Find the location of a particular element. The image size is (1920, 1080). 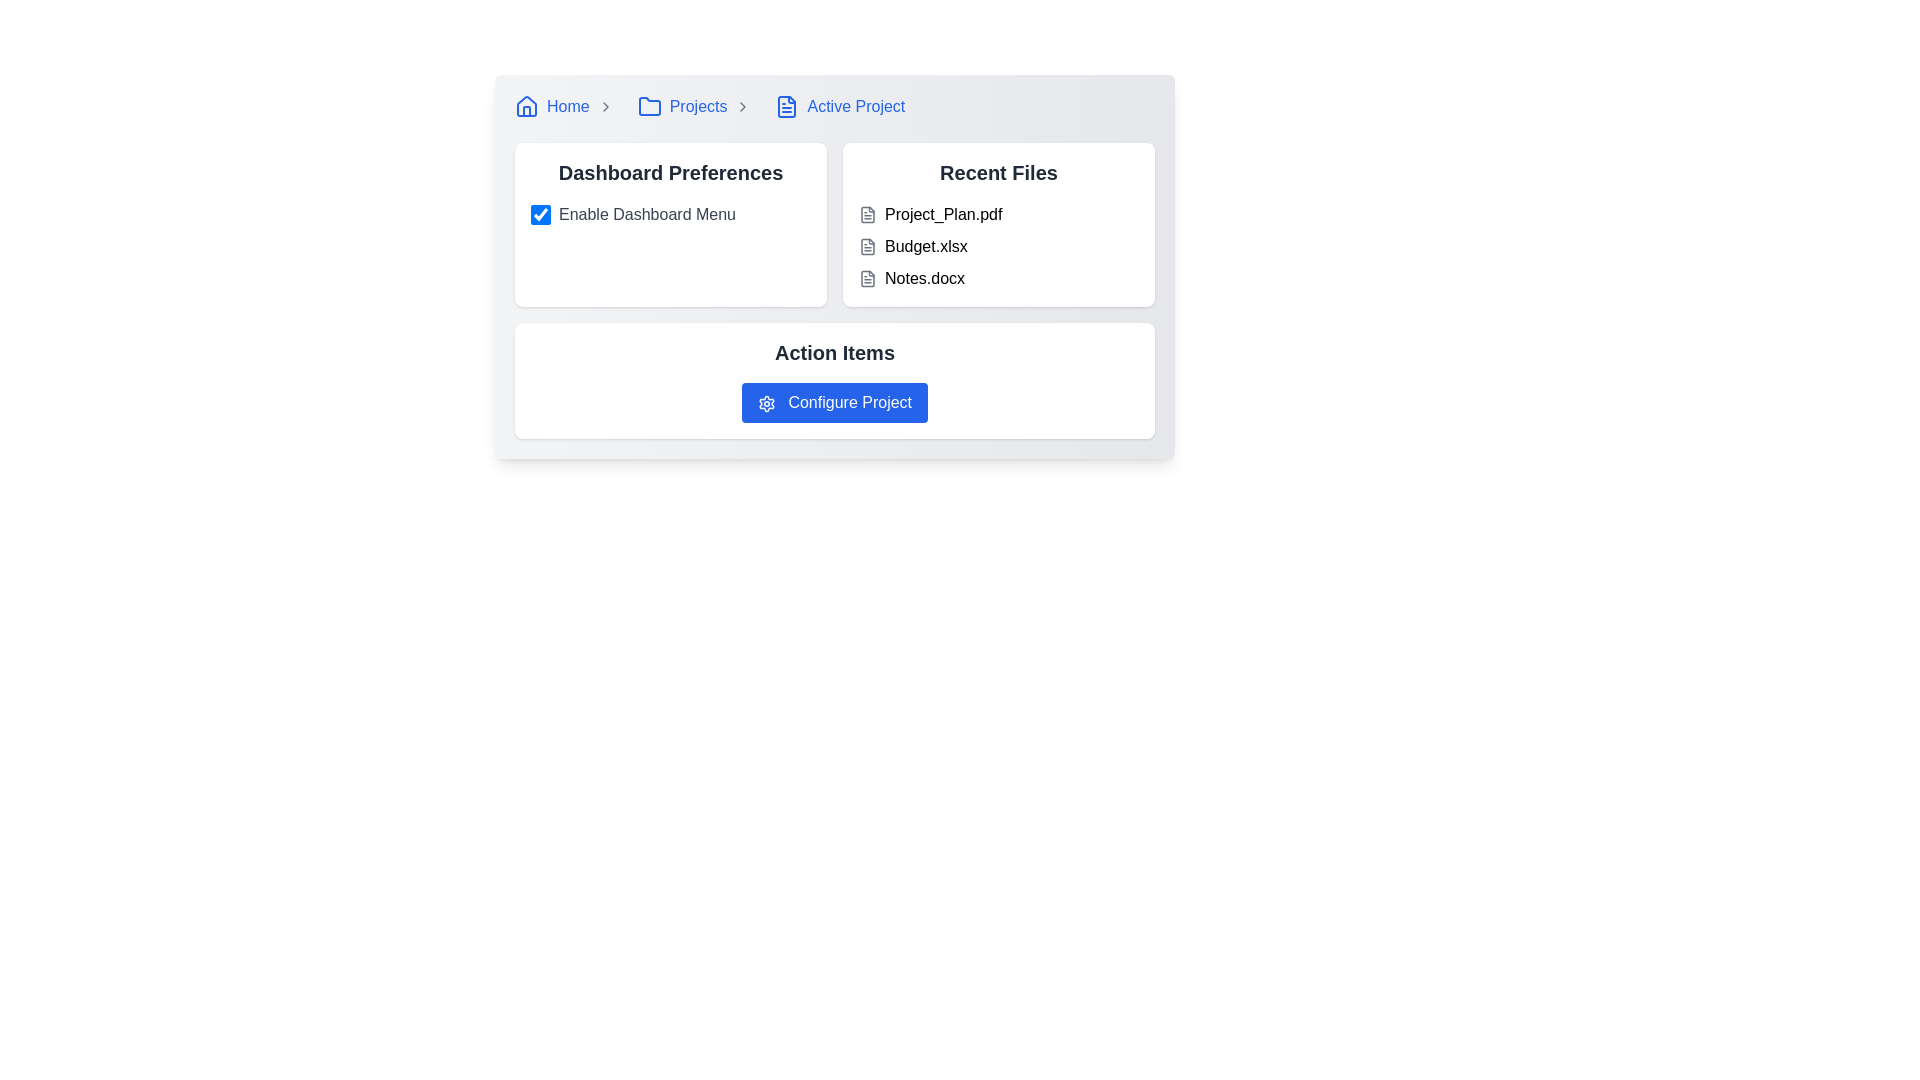

the 'Home' breadcrumb navigation item is located at coordinates (567, 107).